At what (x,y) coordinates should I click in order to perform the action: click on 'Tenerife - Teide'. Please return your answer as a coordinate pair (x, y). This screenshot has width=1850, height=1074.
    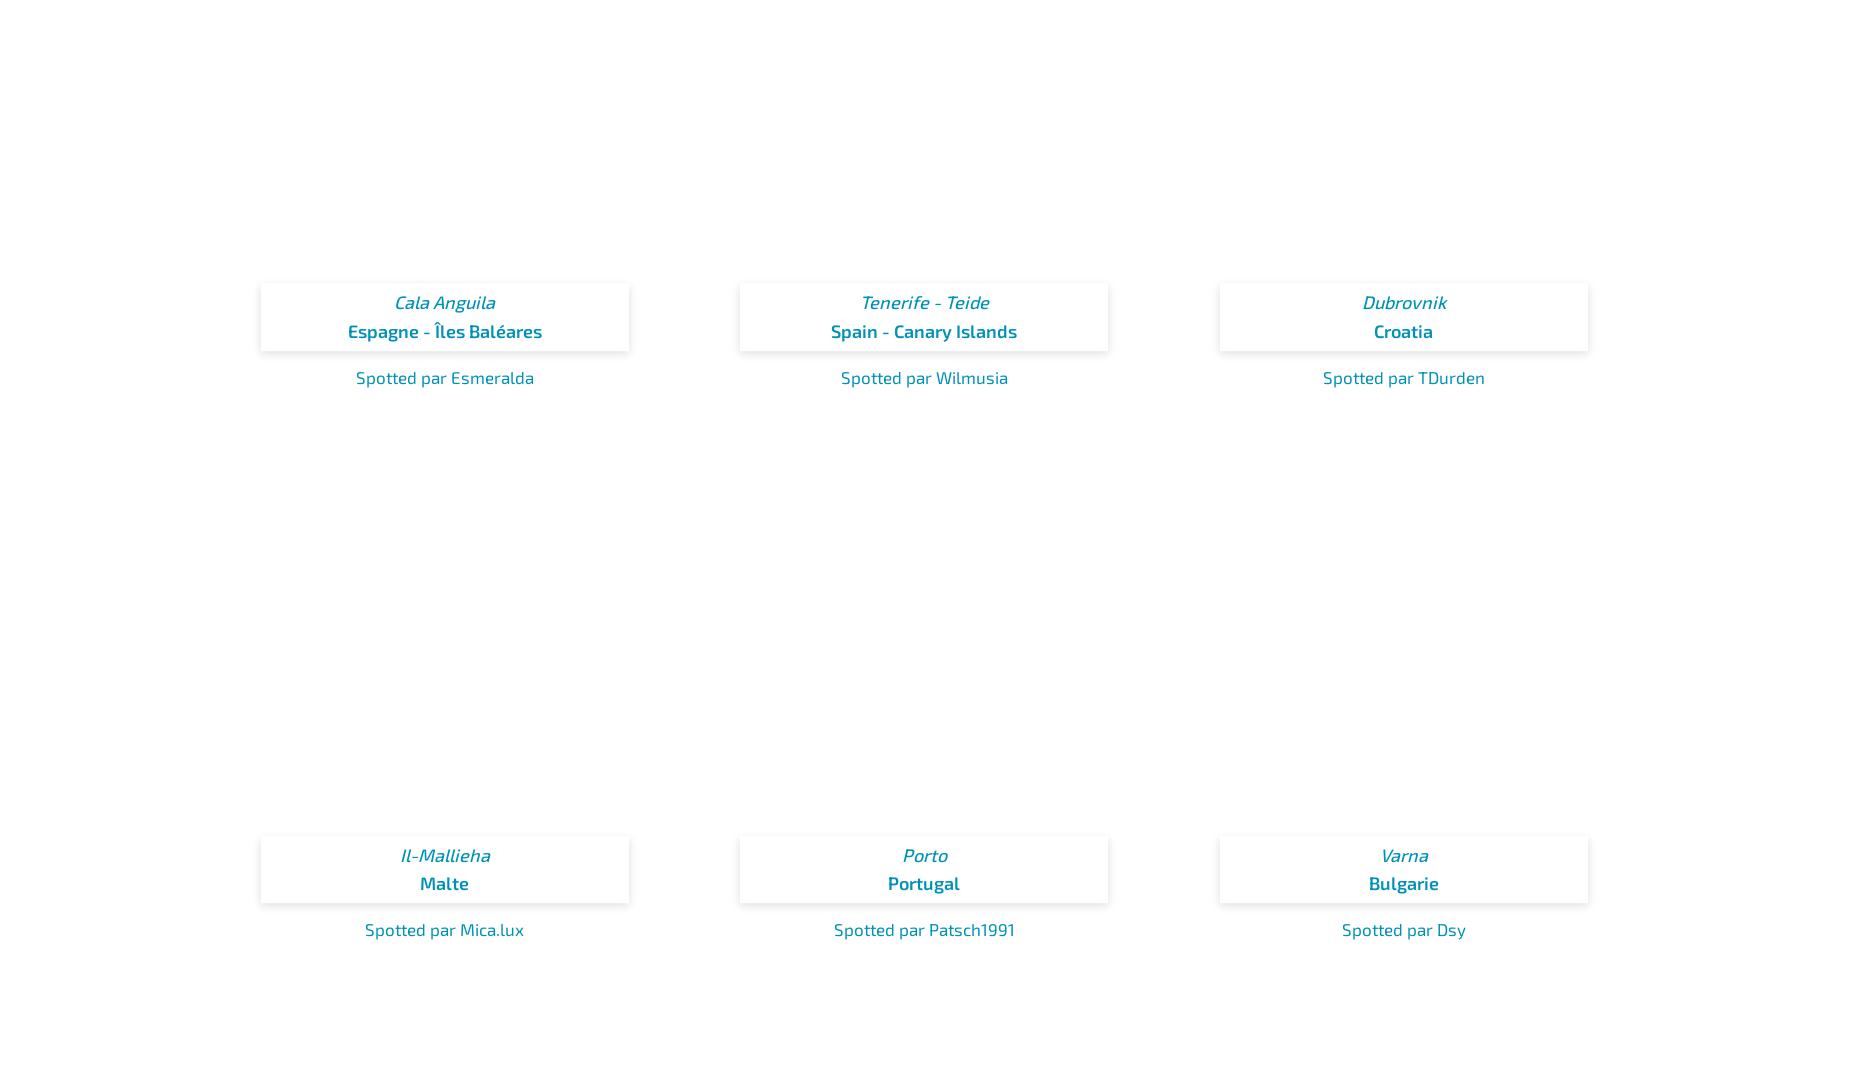
    Looking at the image, I should click on (923, 302).